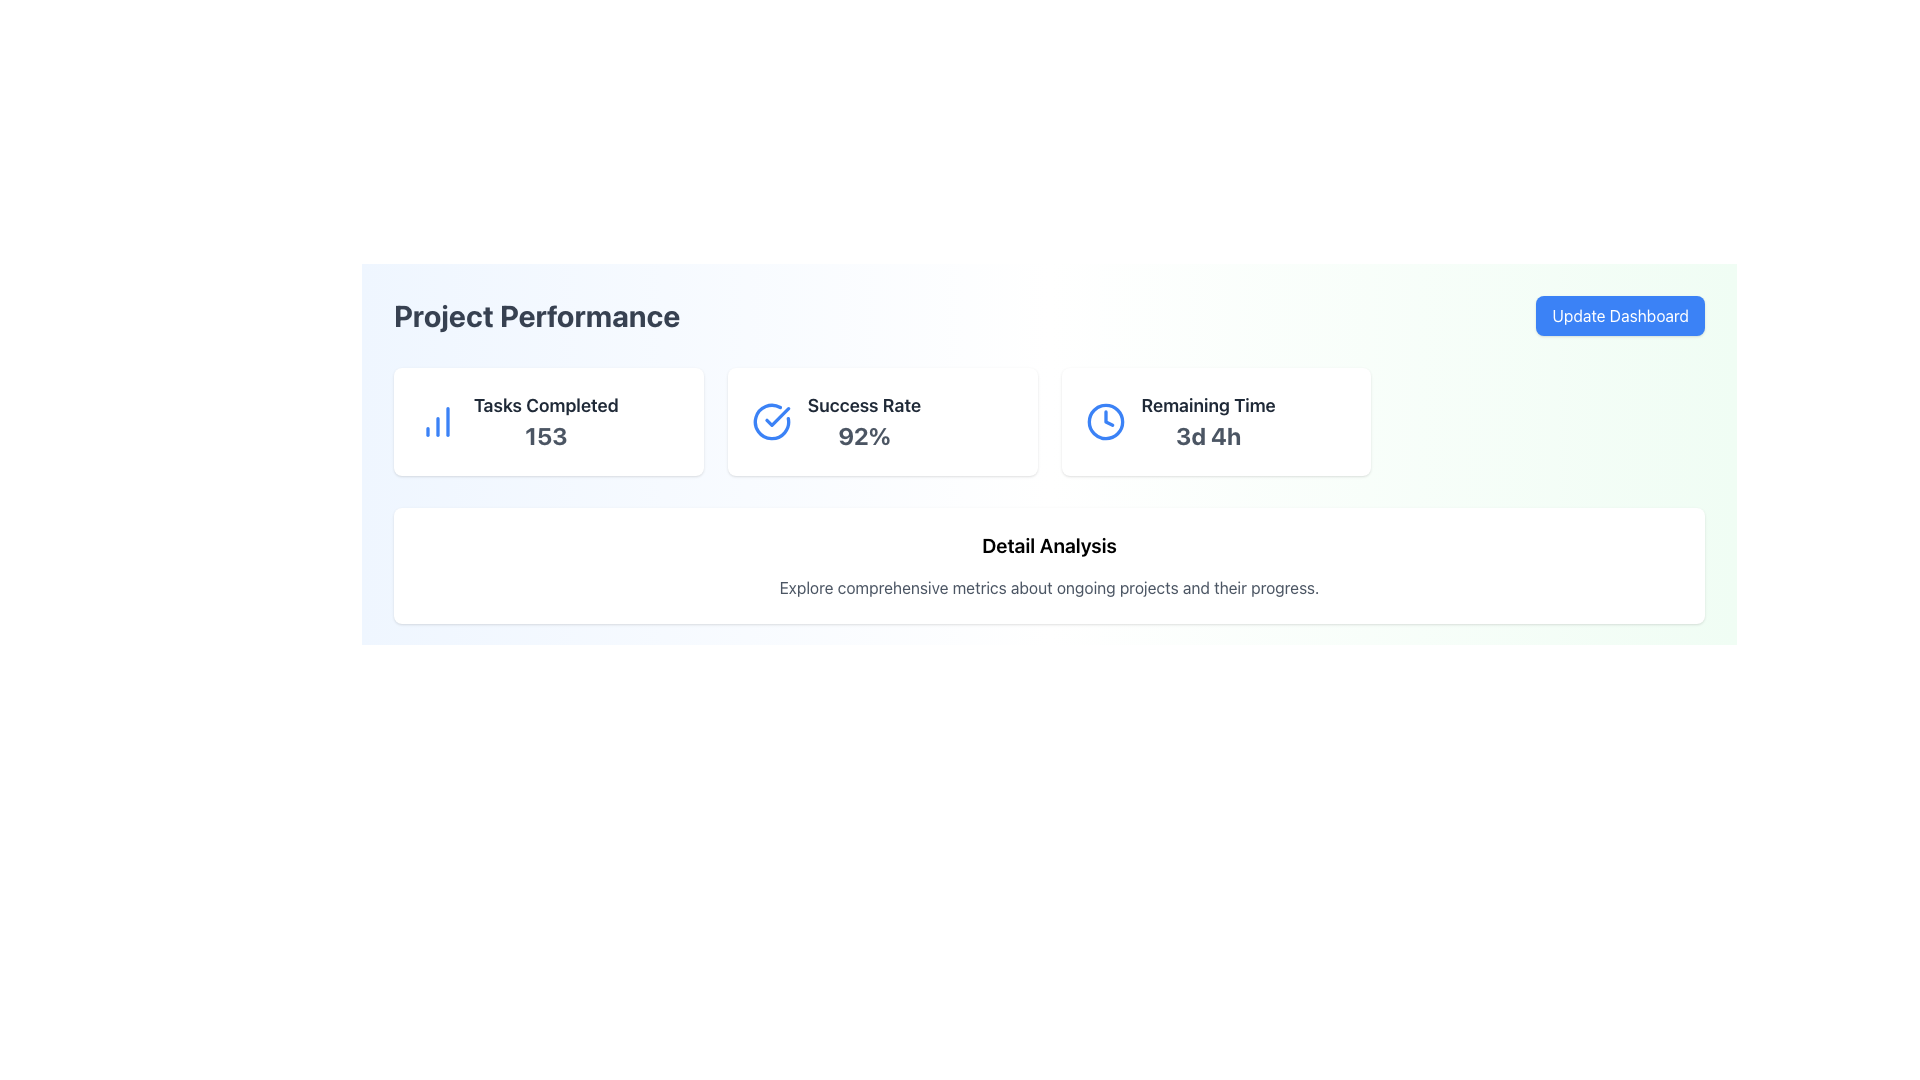  I want to click on the 'Success Rate' text display element which shows '92%' in a larger font beneath 'Success Rate', so click(864, 420).